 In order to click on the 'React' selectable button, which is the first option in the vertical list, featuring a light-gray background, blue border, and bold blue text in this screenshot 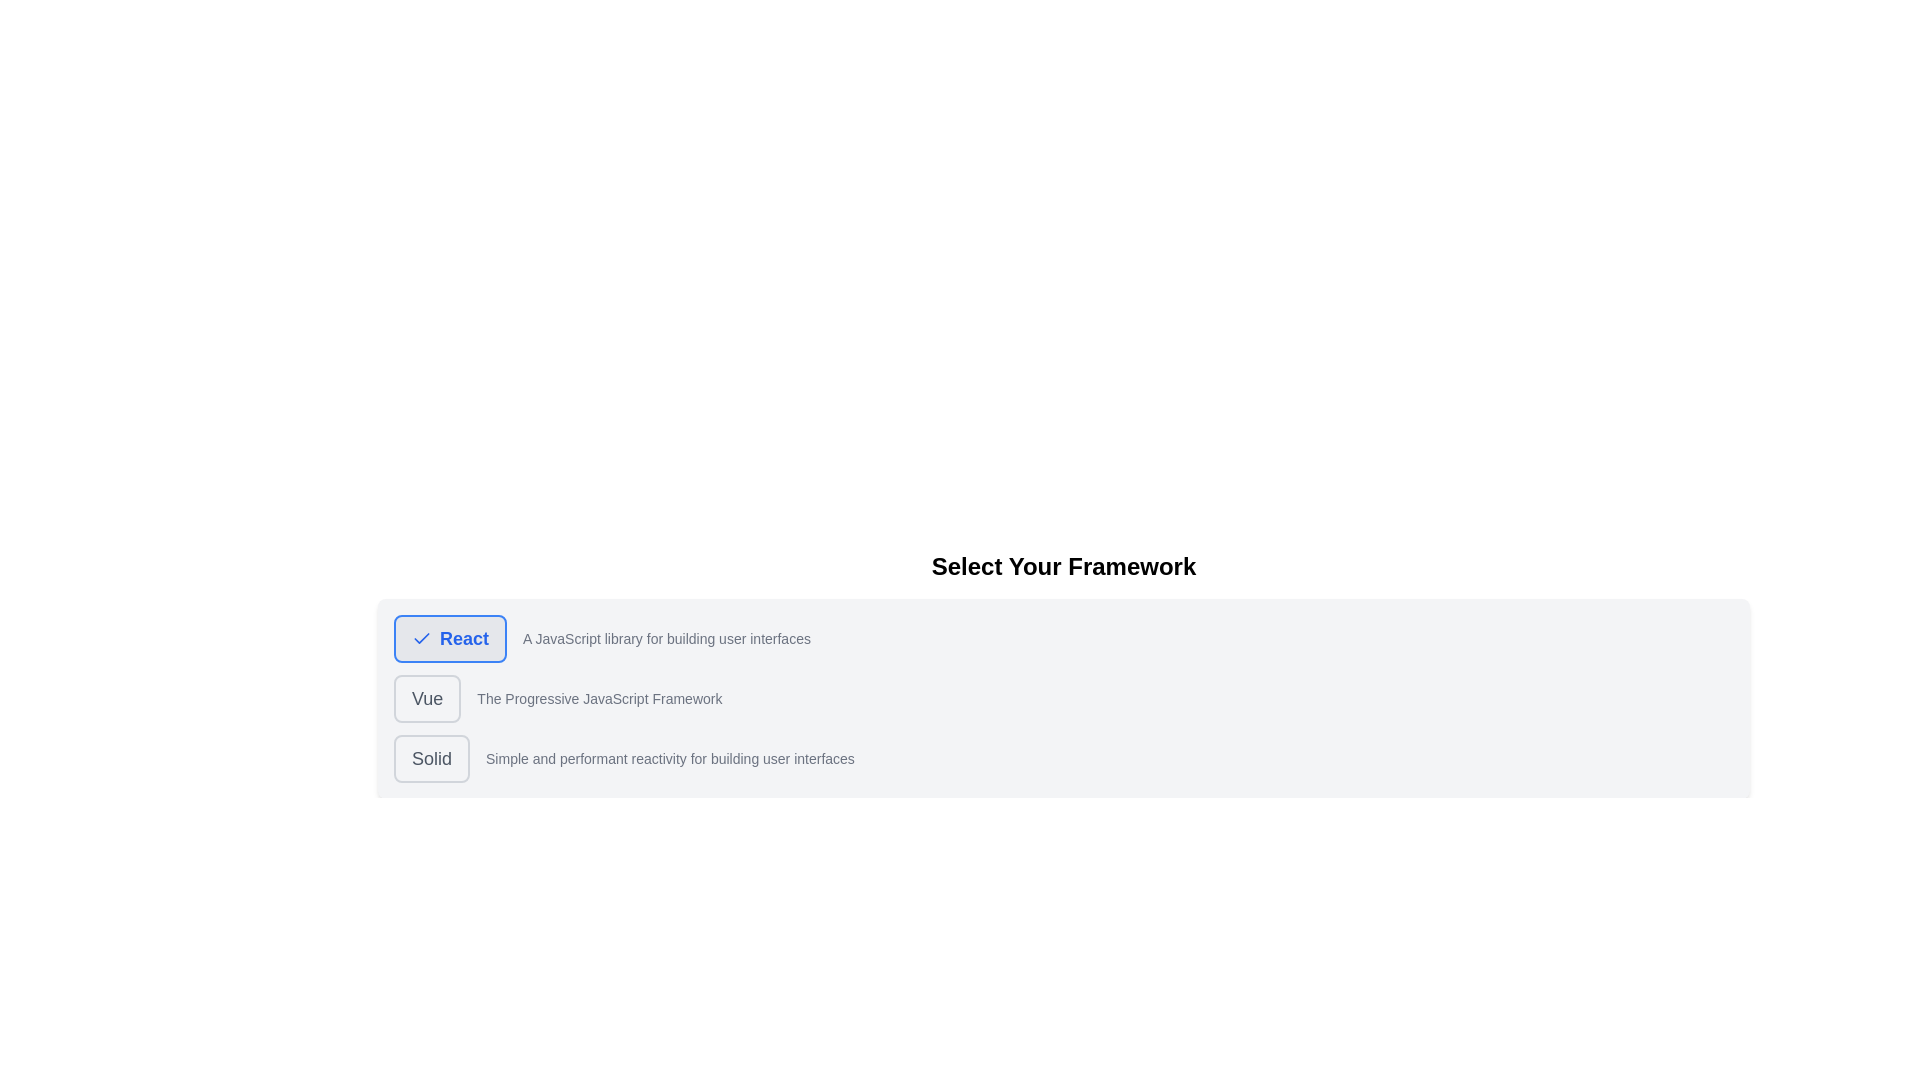, I will do `click(449, 639)`.